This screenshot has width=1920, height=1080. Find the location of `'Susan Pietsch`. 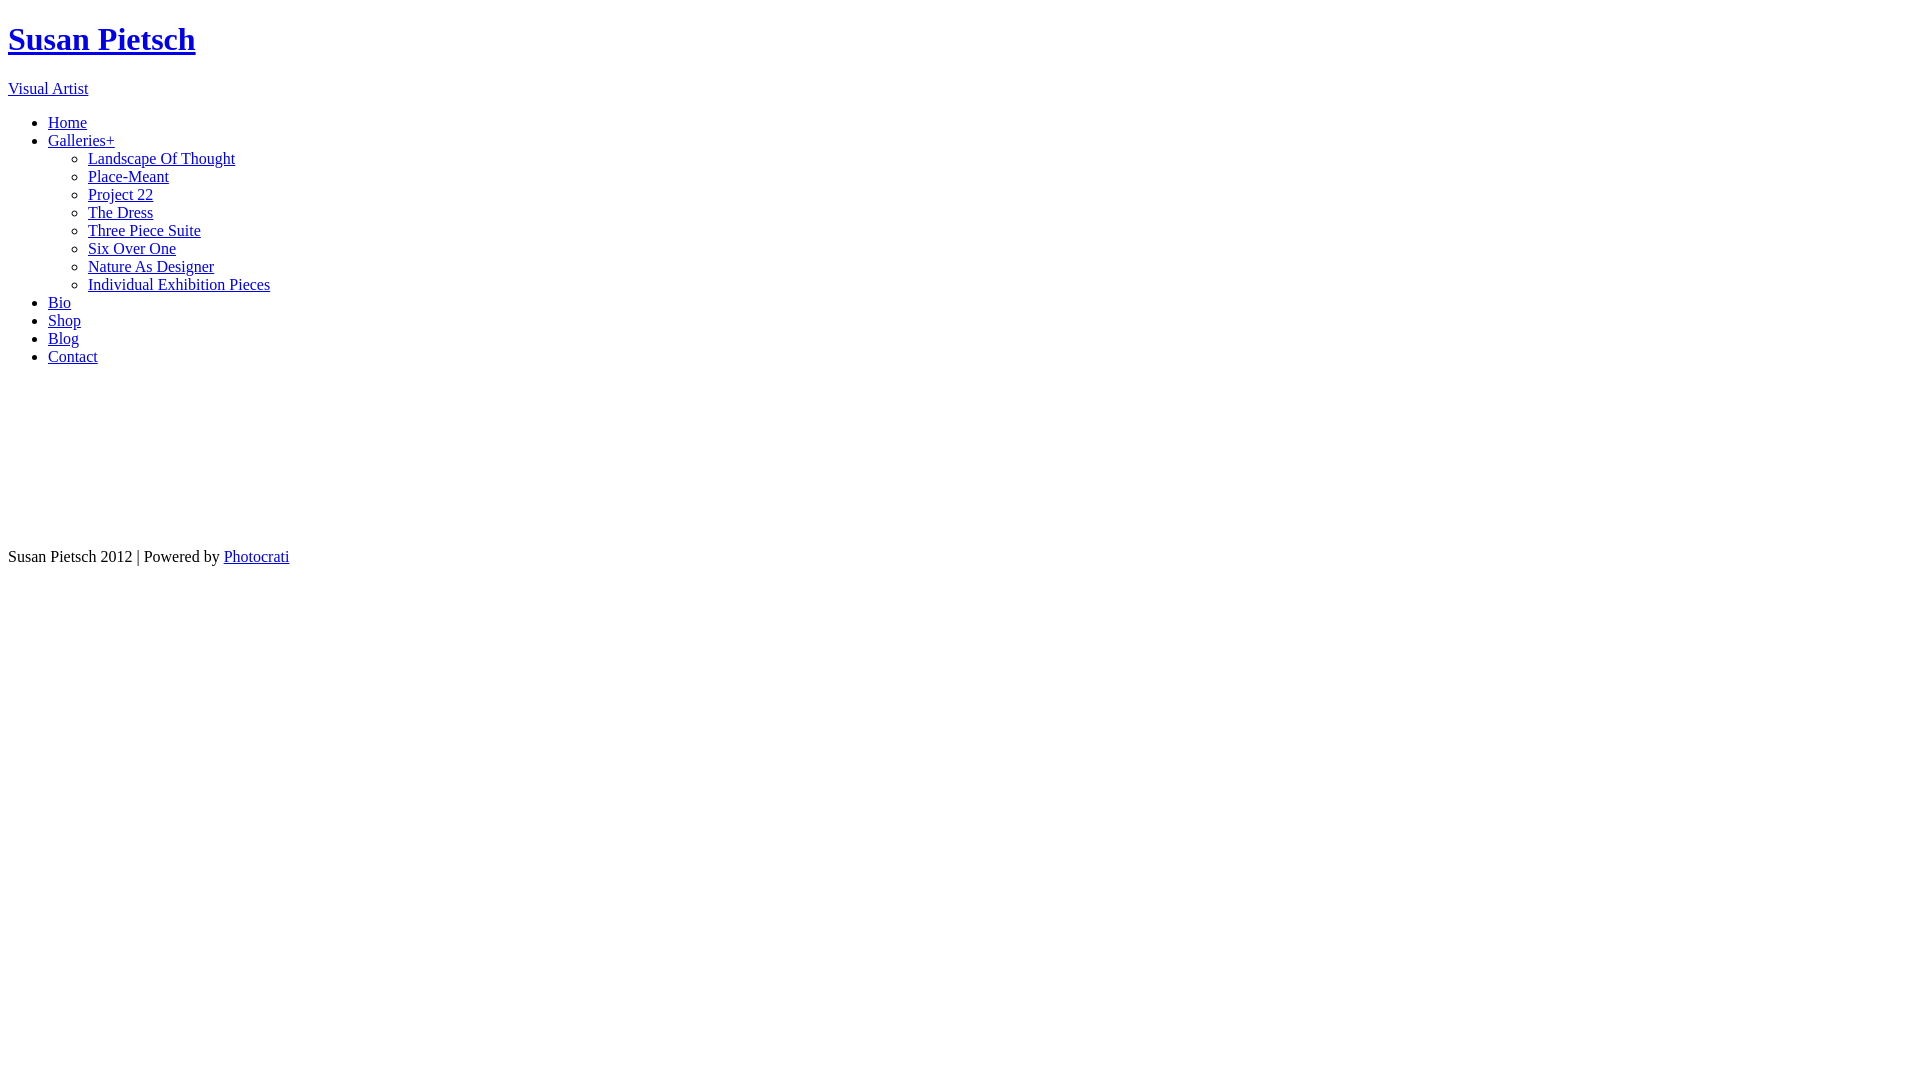

'Susan Pietsch is located at coordinates (960, 57).